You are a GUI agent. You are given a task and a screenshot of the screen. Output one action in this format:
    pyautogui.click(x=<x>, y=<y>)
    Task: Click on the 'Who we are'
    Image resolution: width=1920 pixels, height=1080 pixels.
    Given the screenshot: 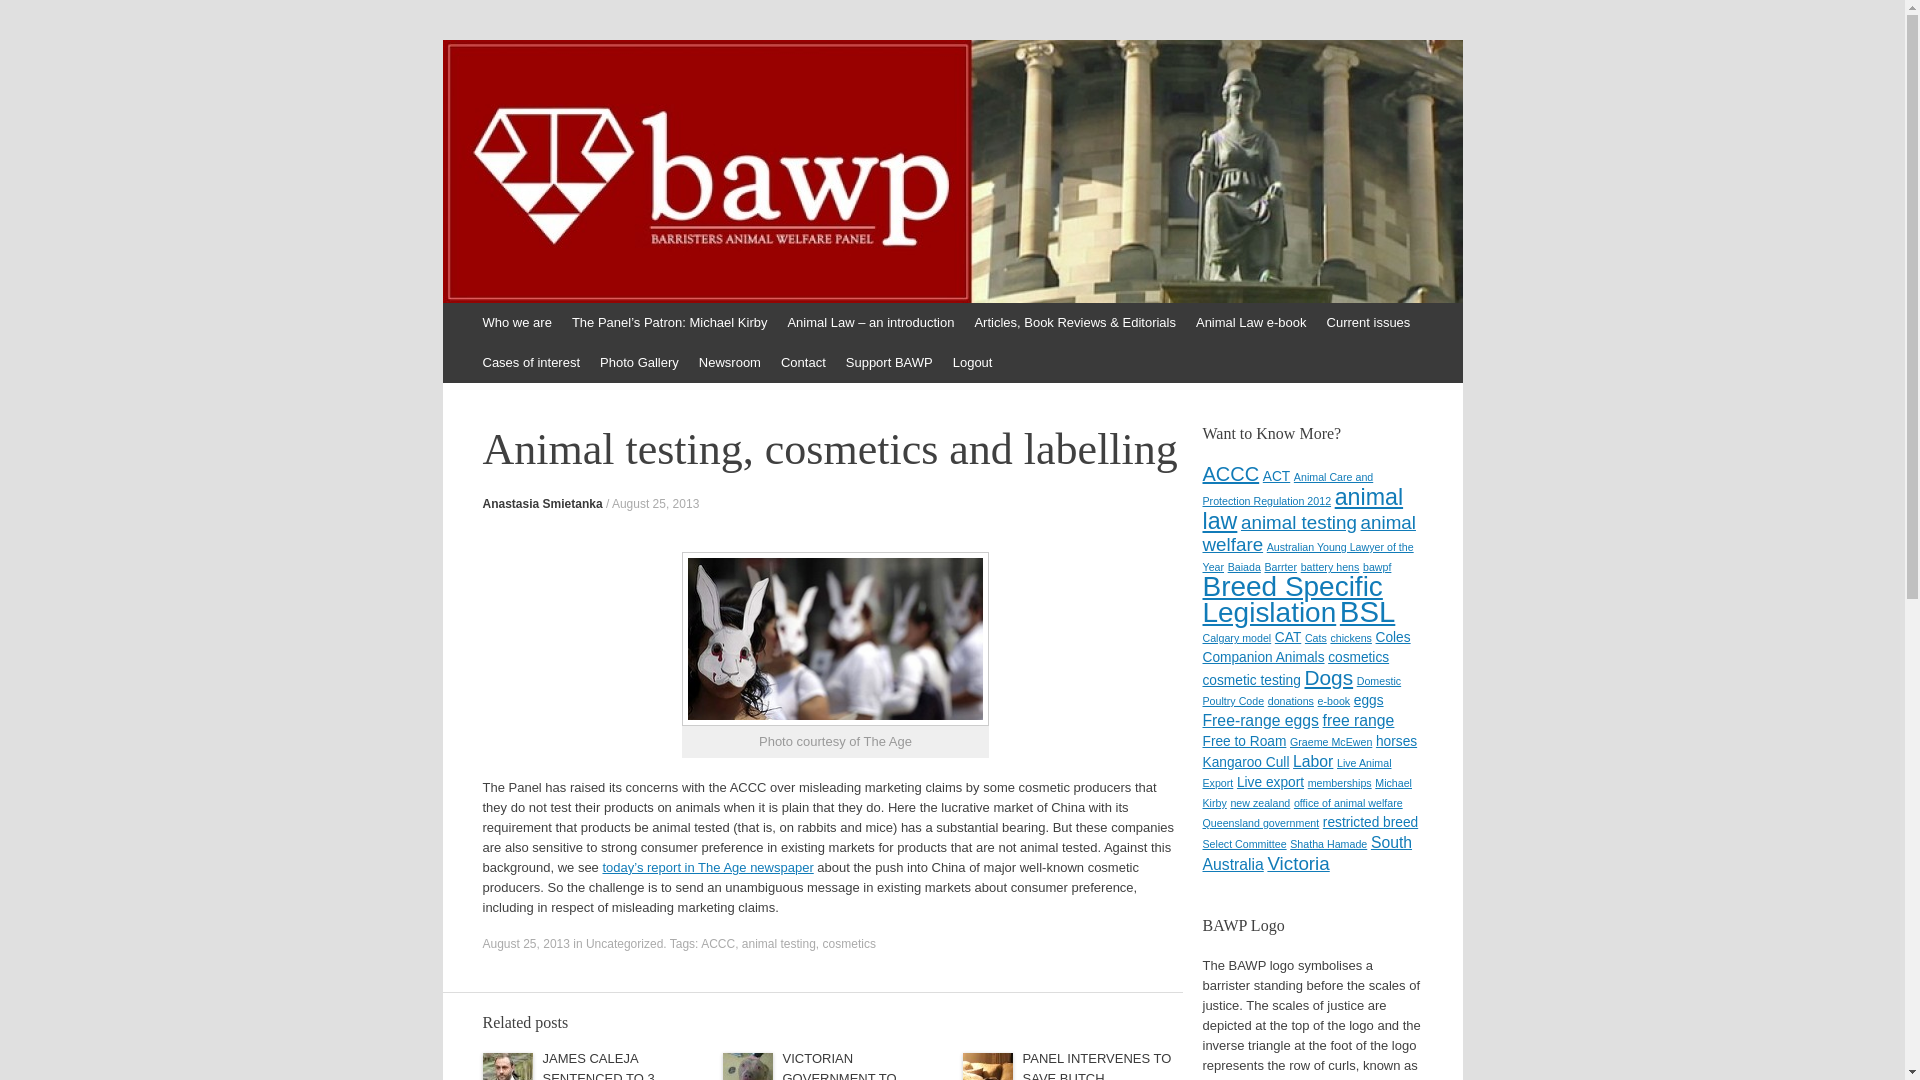 What is the action you would take?
    pyautogui.click(x=516, y=322)
    